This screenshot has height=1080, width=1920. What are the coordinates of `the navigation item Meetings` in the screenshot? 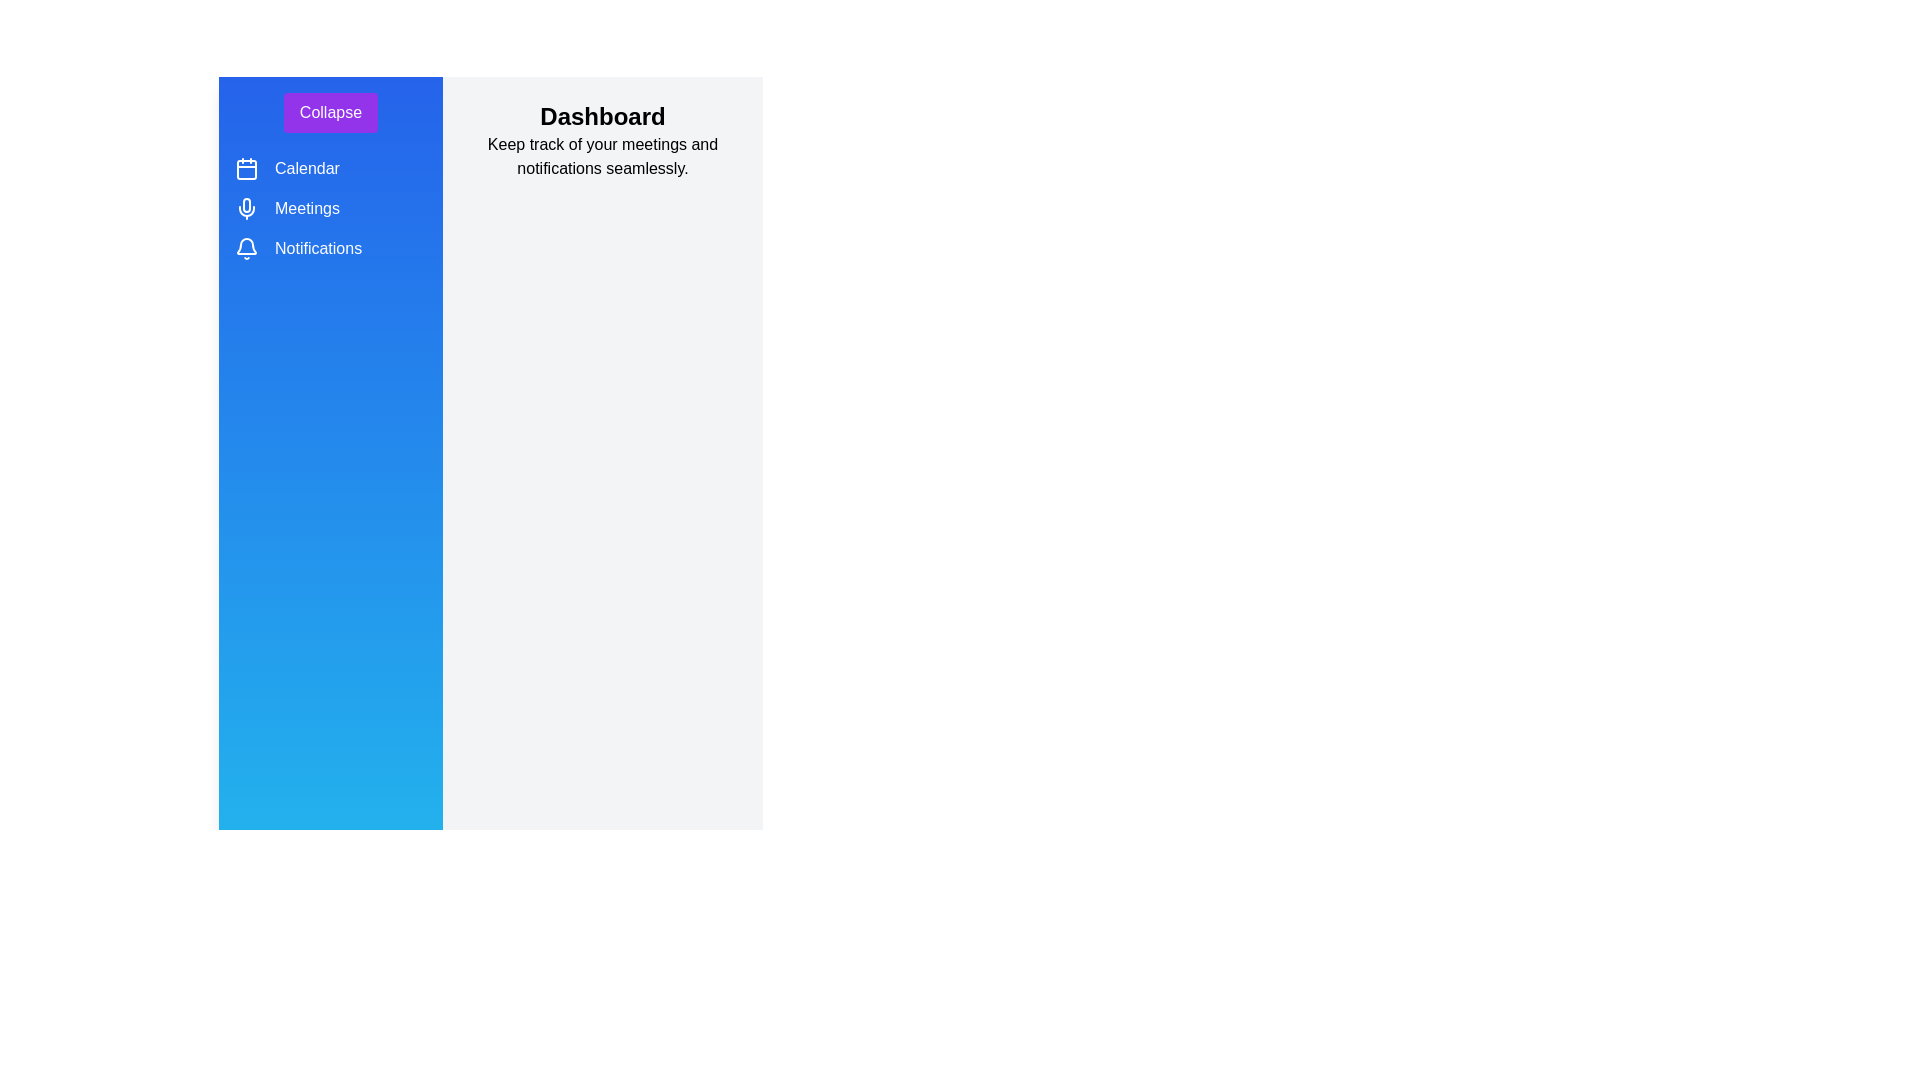 It's located at (245, 208).